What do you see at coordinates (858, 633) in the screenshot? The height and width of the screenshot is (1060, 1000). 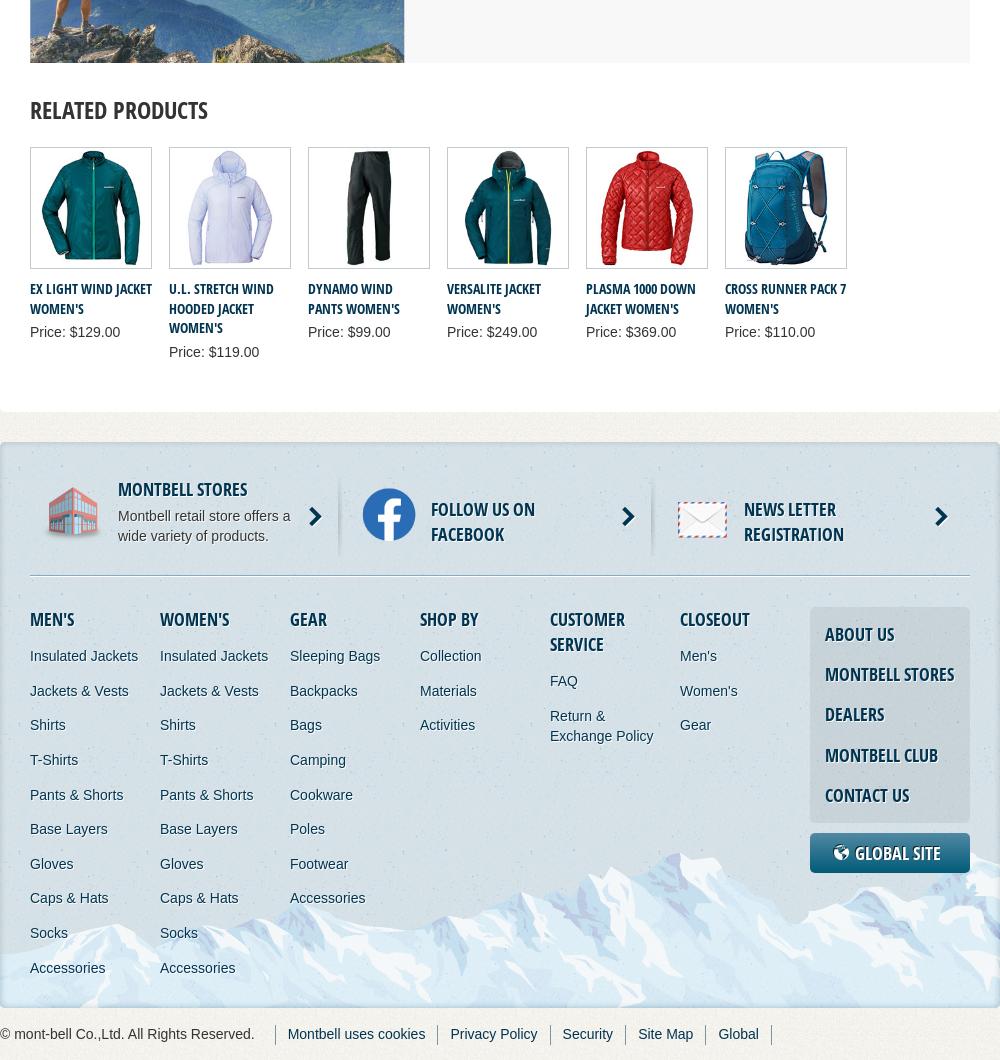 I see `'About Us'` at bounding box center [858, 633].